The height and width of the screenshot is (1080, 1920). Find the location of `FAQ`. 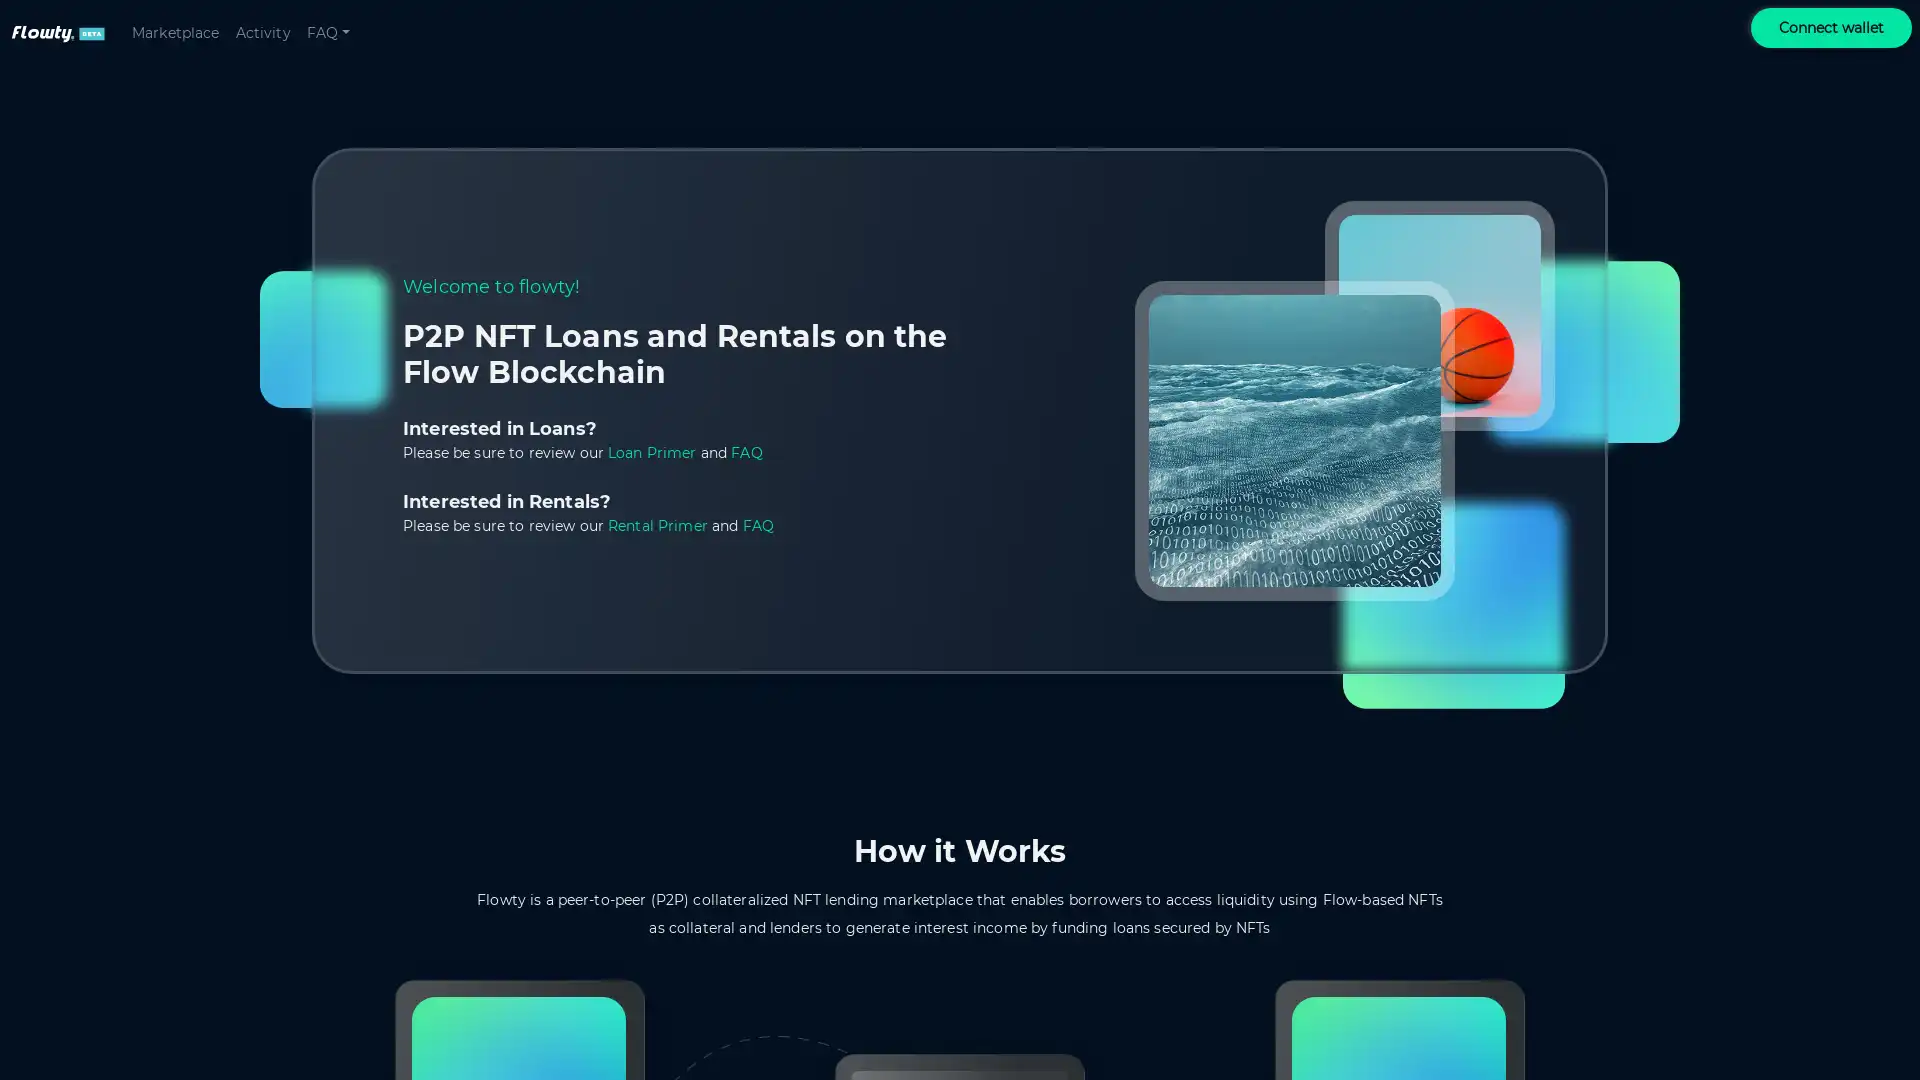

FAQ is located at coordinates (327, 32).